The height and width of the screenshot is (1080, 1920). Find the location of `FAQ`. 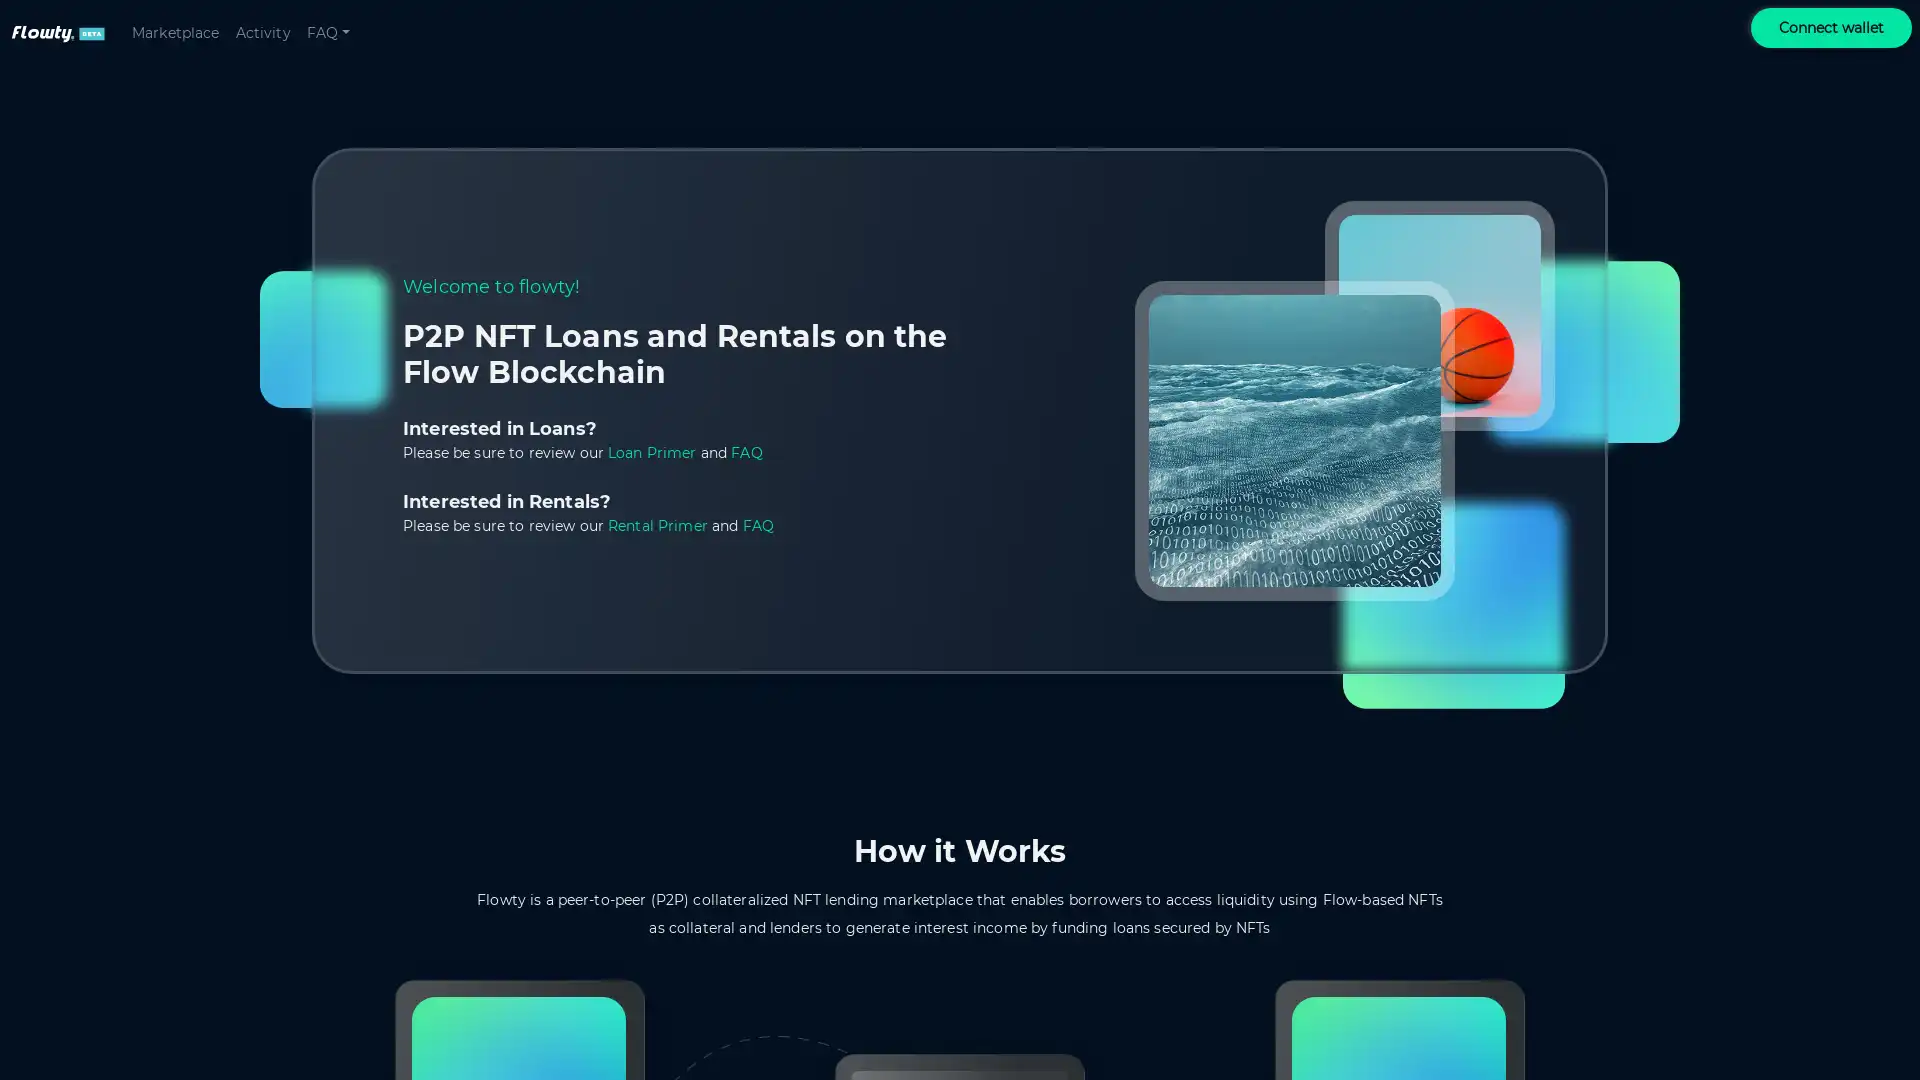

FAQ is located at coordinates (327, 32).